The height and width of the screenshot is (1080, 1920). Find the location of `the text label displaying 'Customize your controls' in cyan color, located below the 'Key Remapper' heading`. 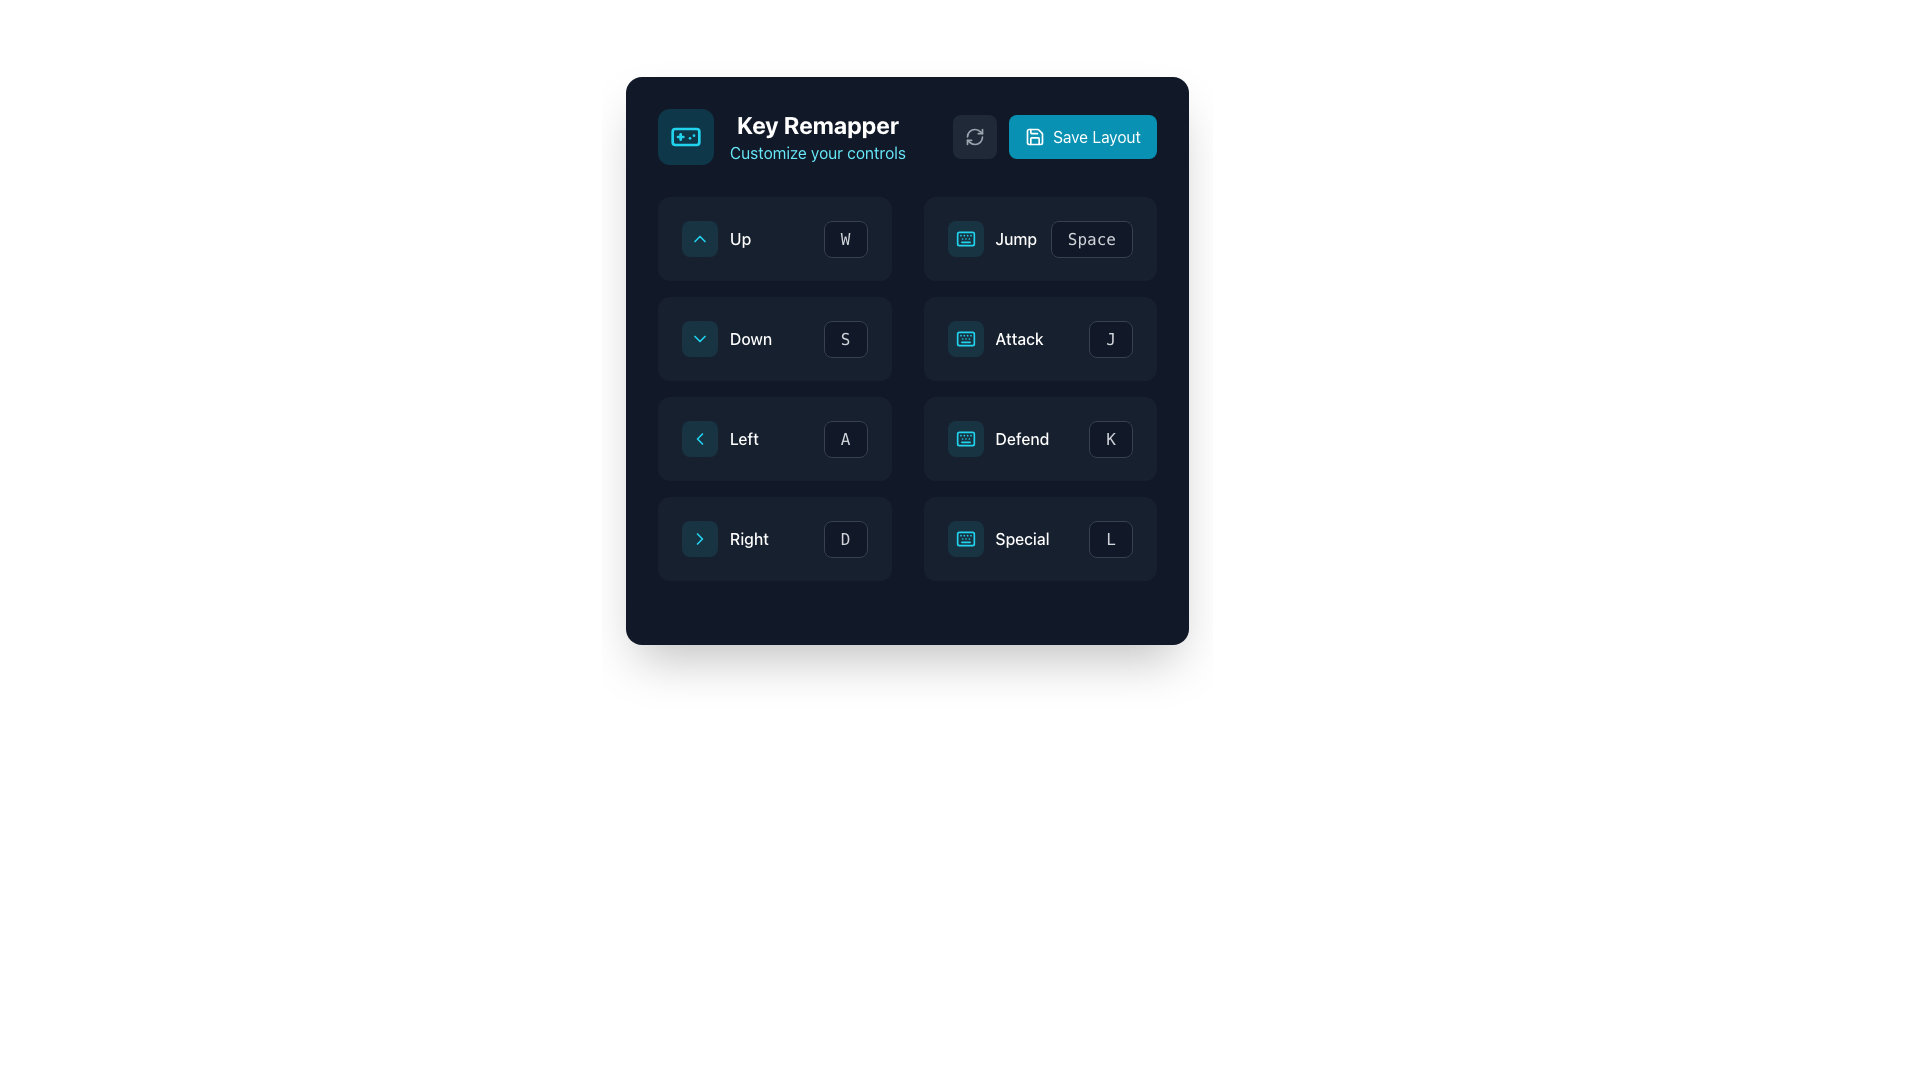

the text label displaying 'Customize your controls' in cyan color, located below the 'Key Remapper' heading is located at coordinates (817, 152).